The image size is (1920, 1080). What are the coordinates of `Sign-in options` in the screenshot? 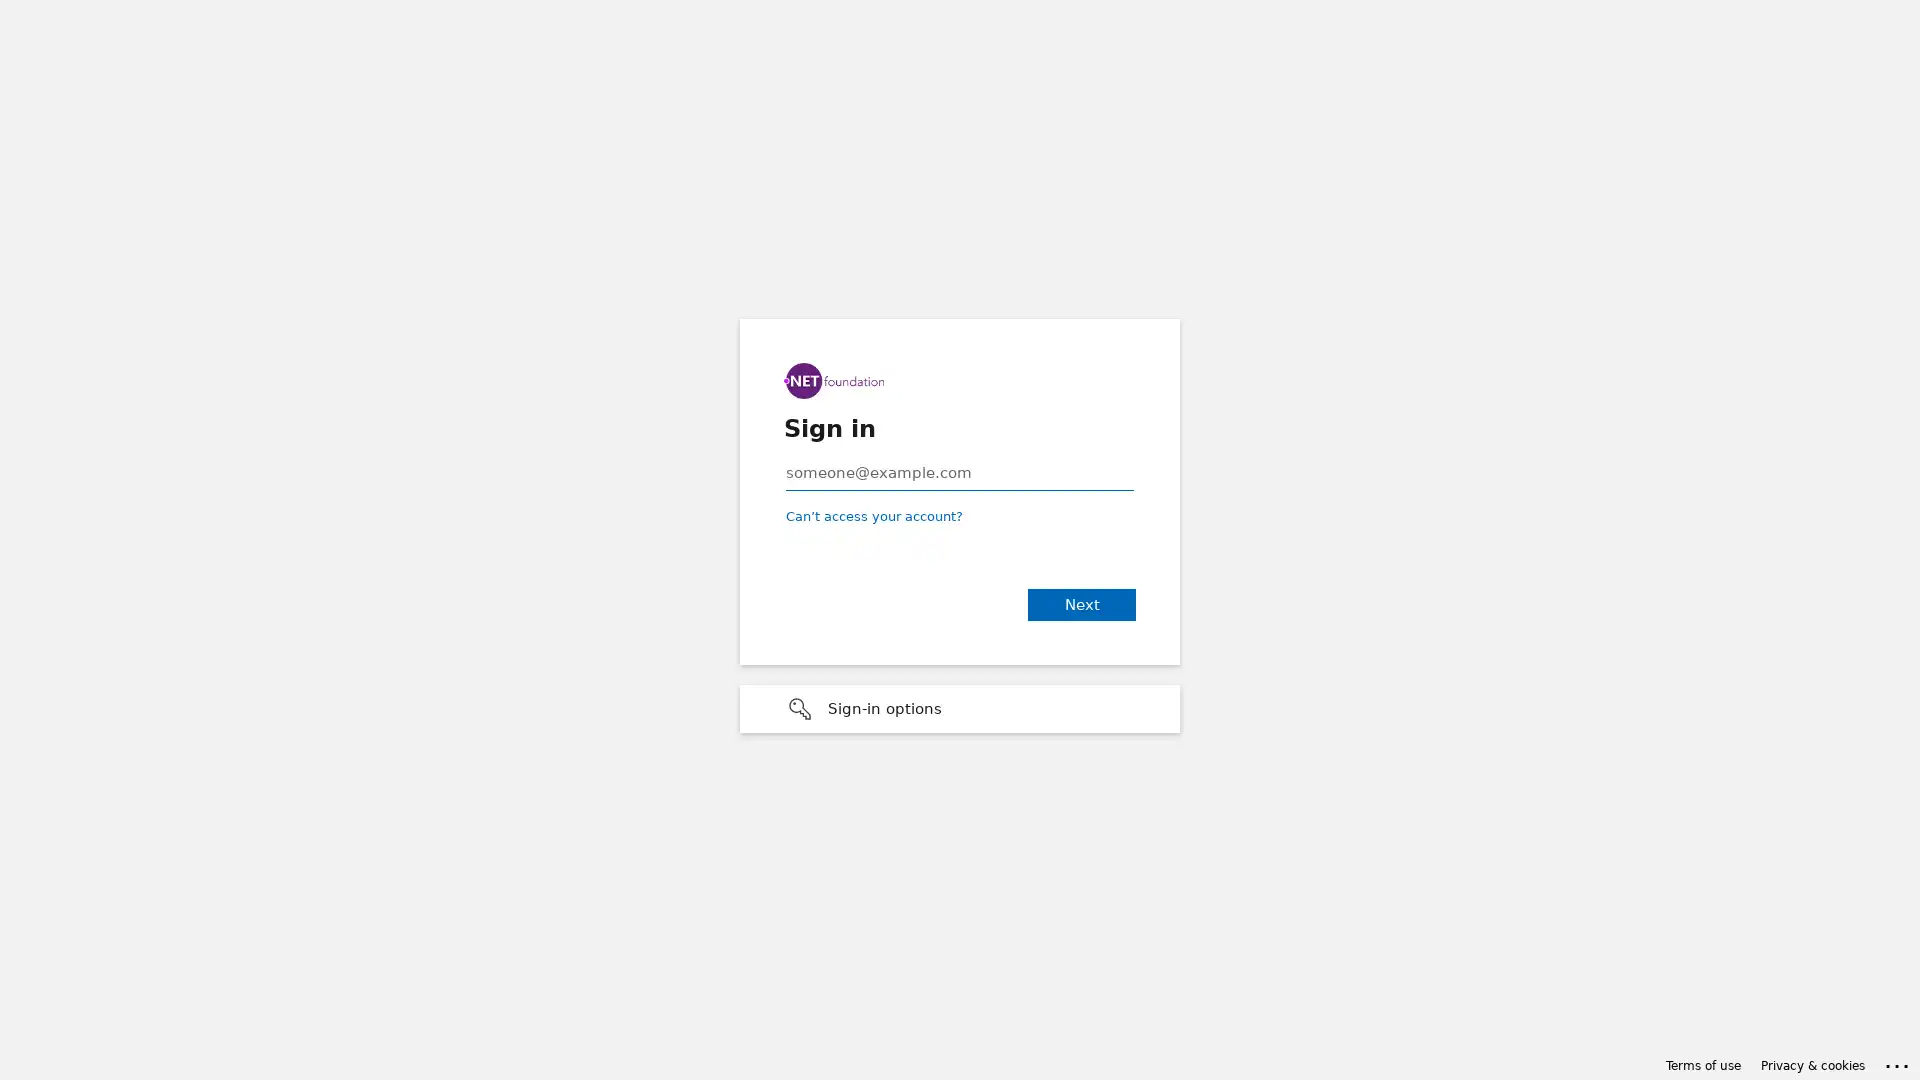 It's located at (960, 708).